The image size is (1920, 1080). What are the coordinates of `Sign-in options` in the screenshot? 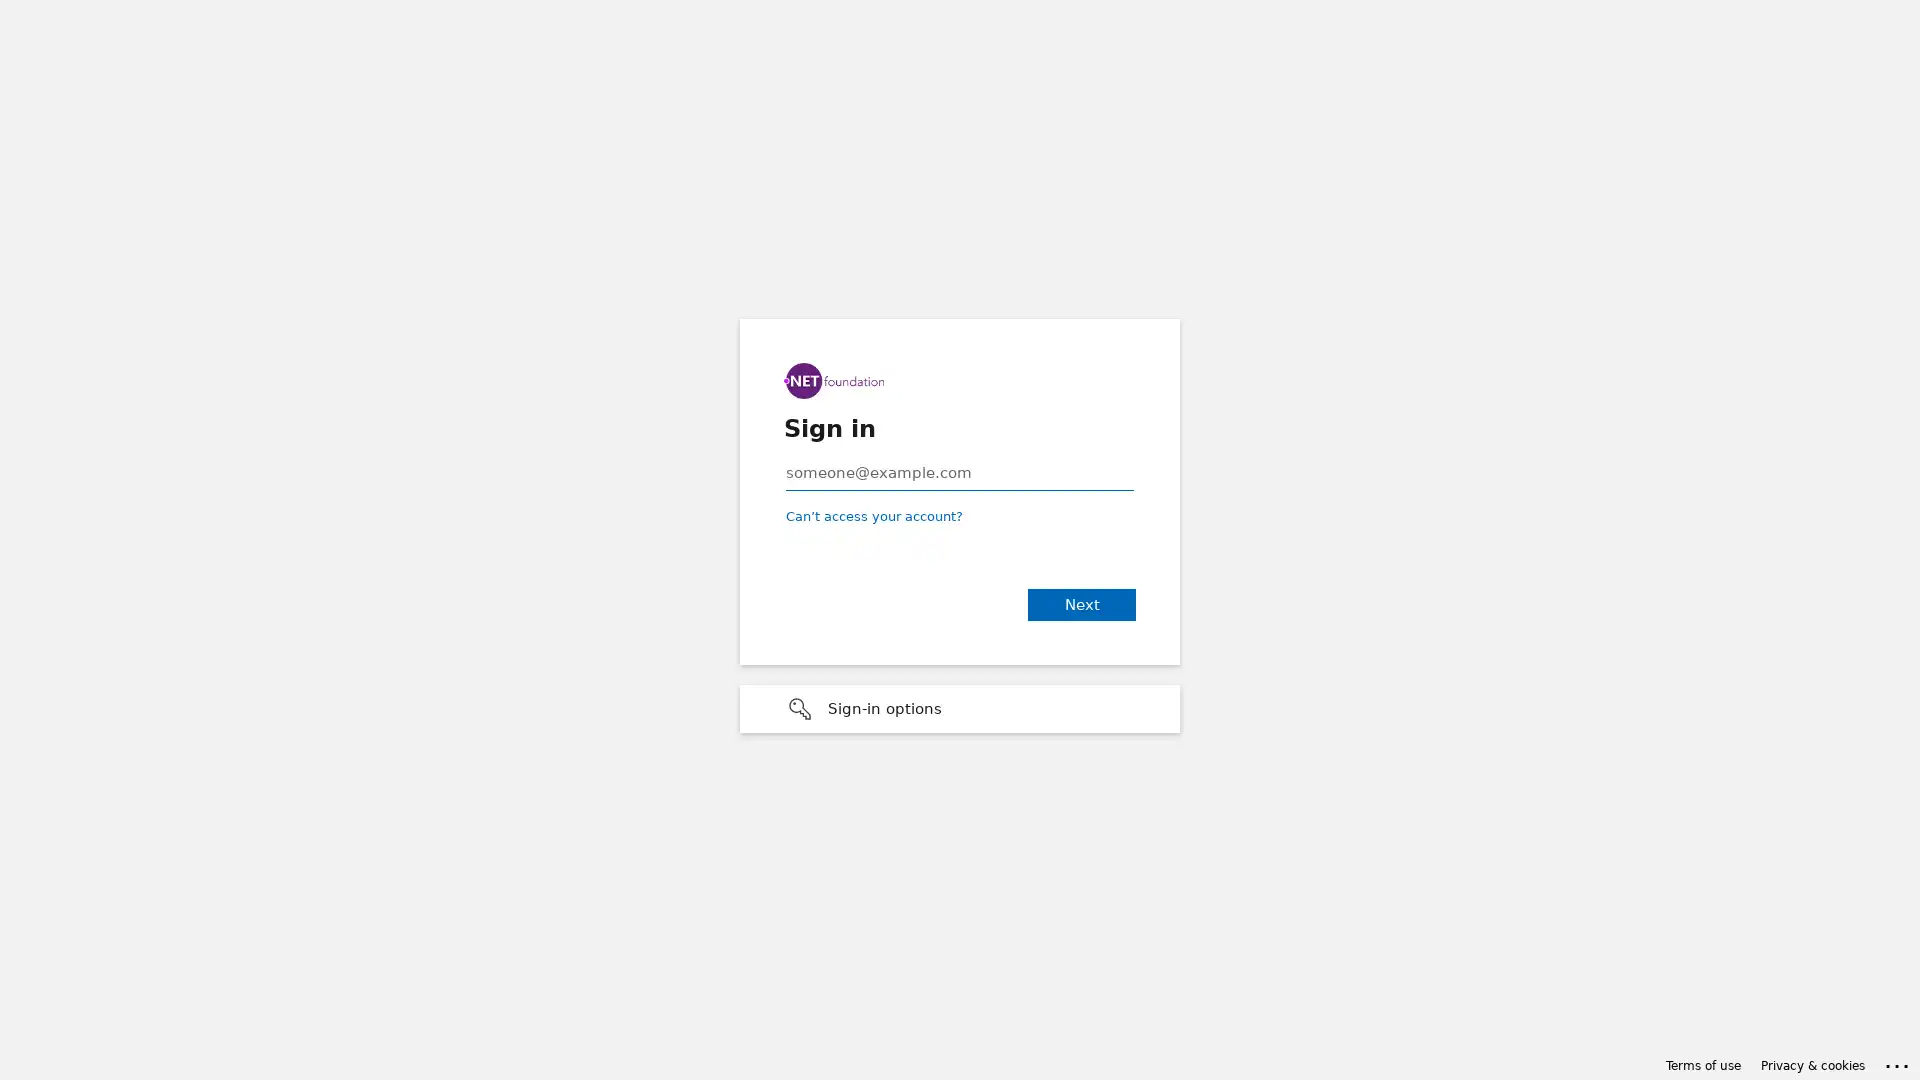 It's located at (960, 708).